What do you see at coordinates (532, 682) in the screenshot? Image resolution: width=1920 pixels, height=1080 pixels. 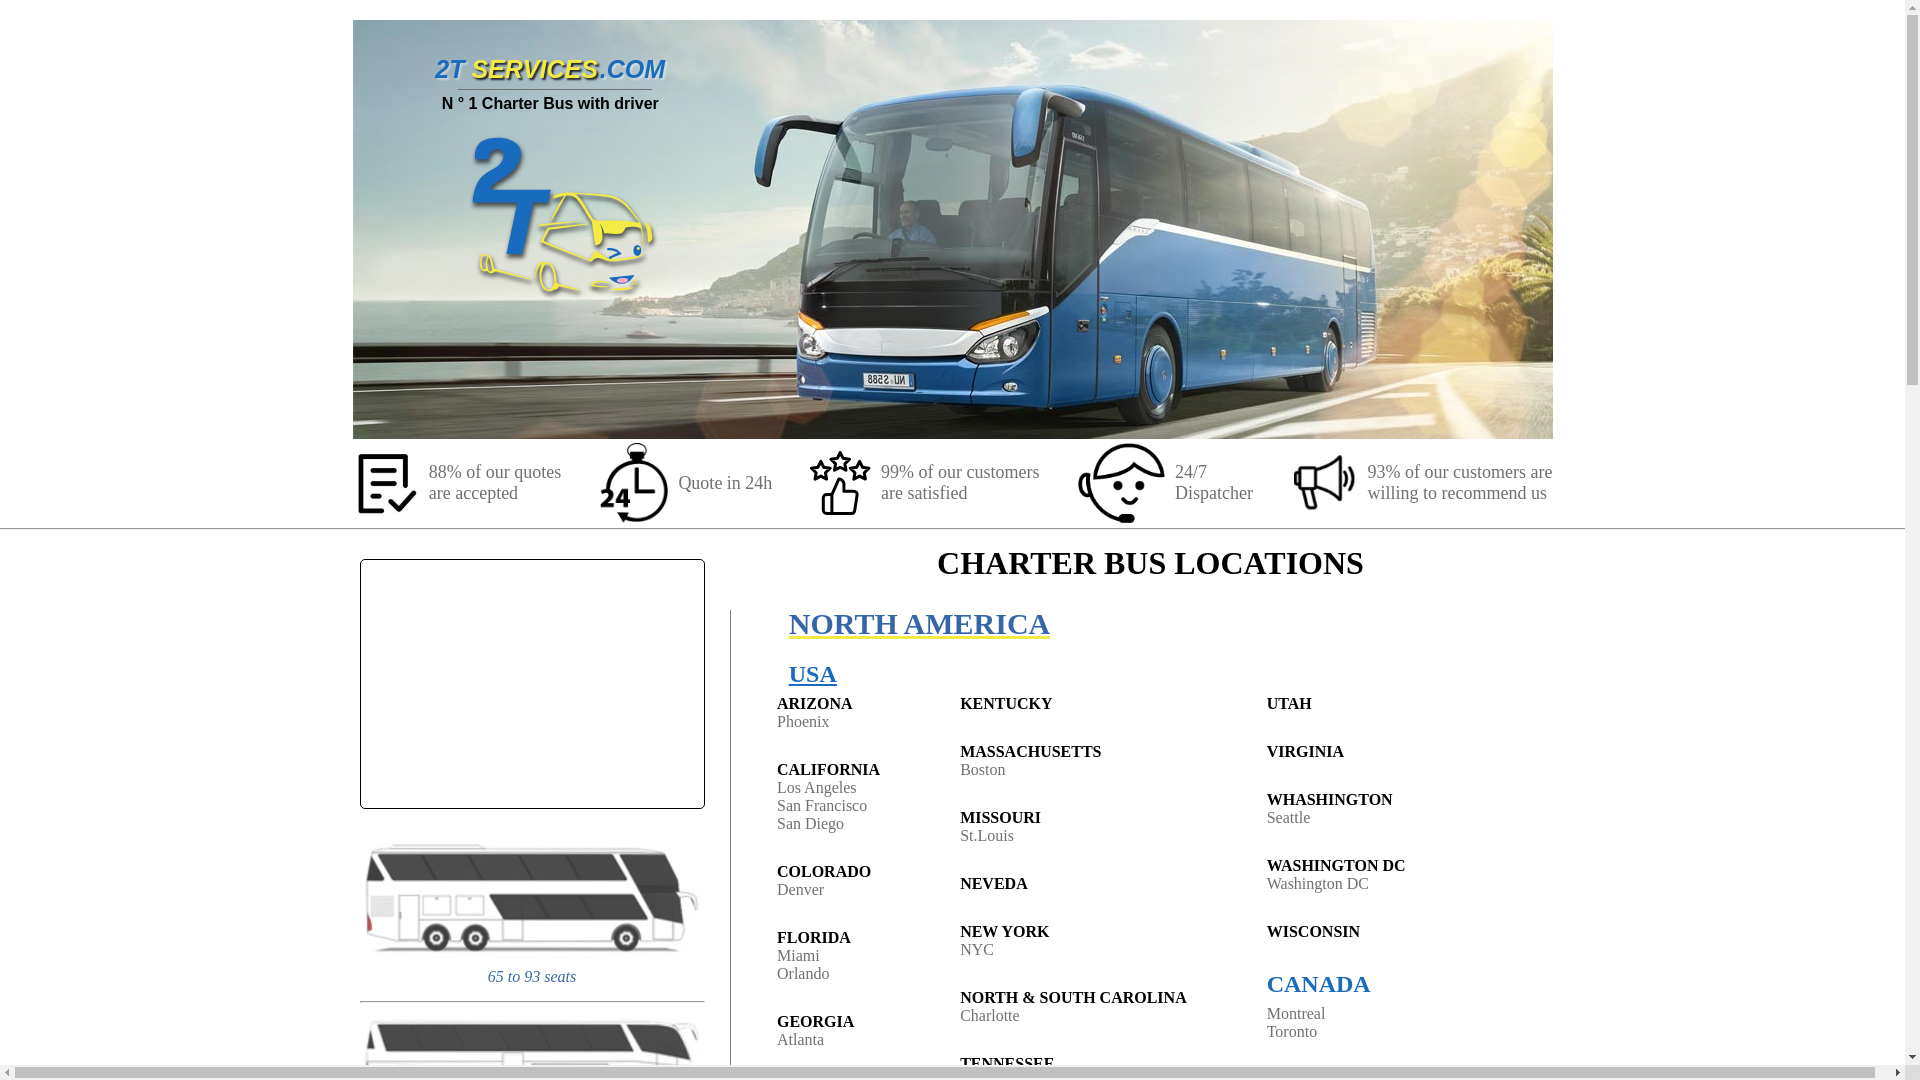 I see `'YouTube video'` at bounding box center [532, 682].